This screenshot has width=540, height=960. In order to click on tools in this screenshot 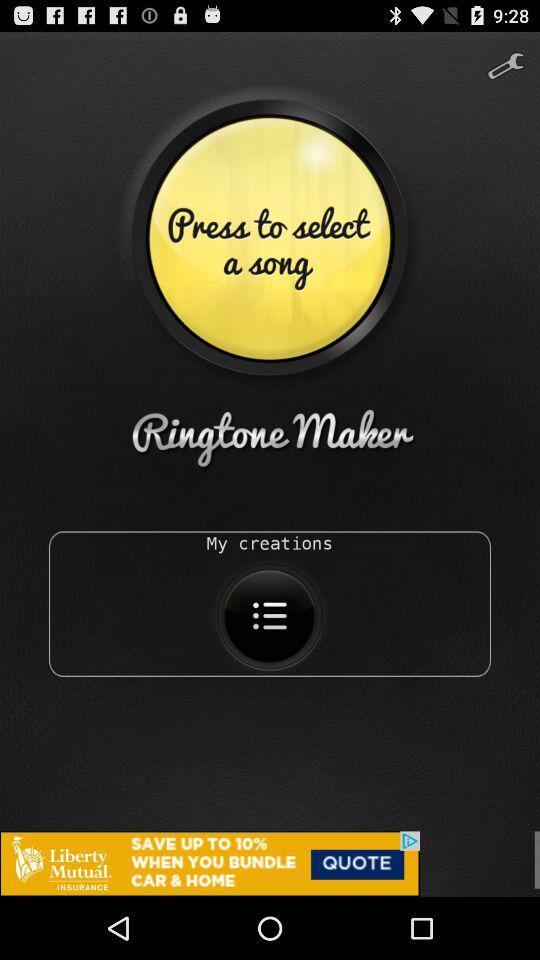, I will do `click(504, 58)`.